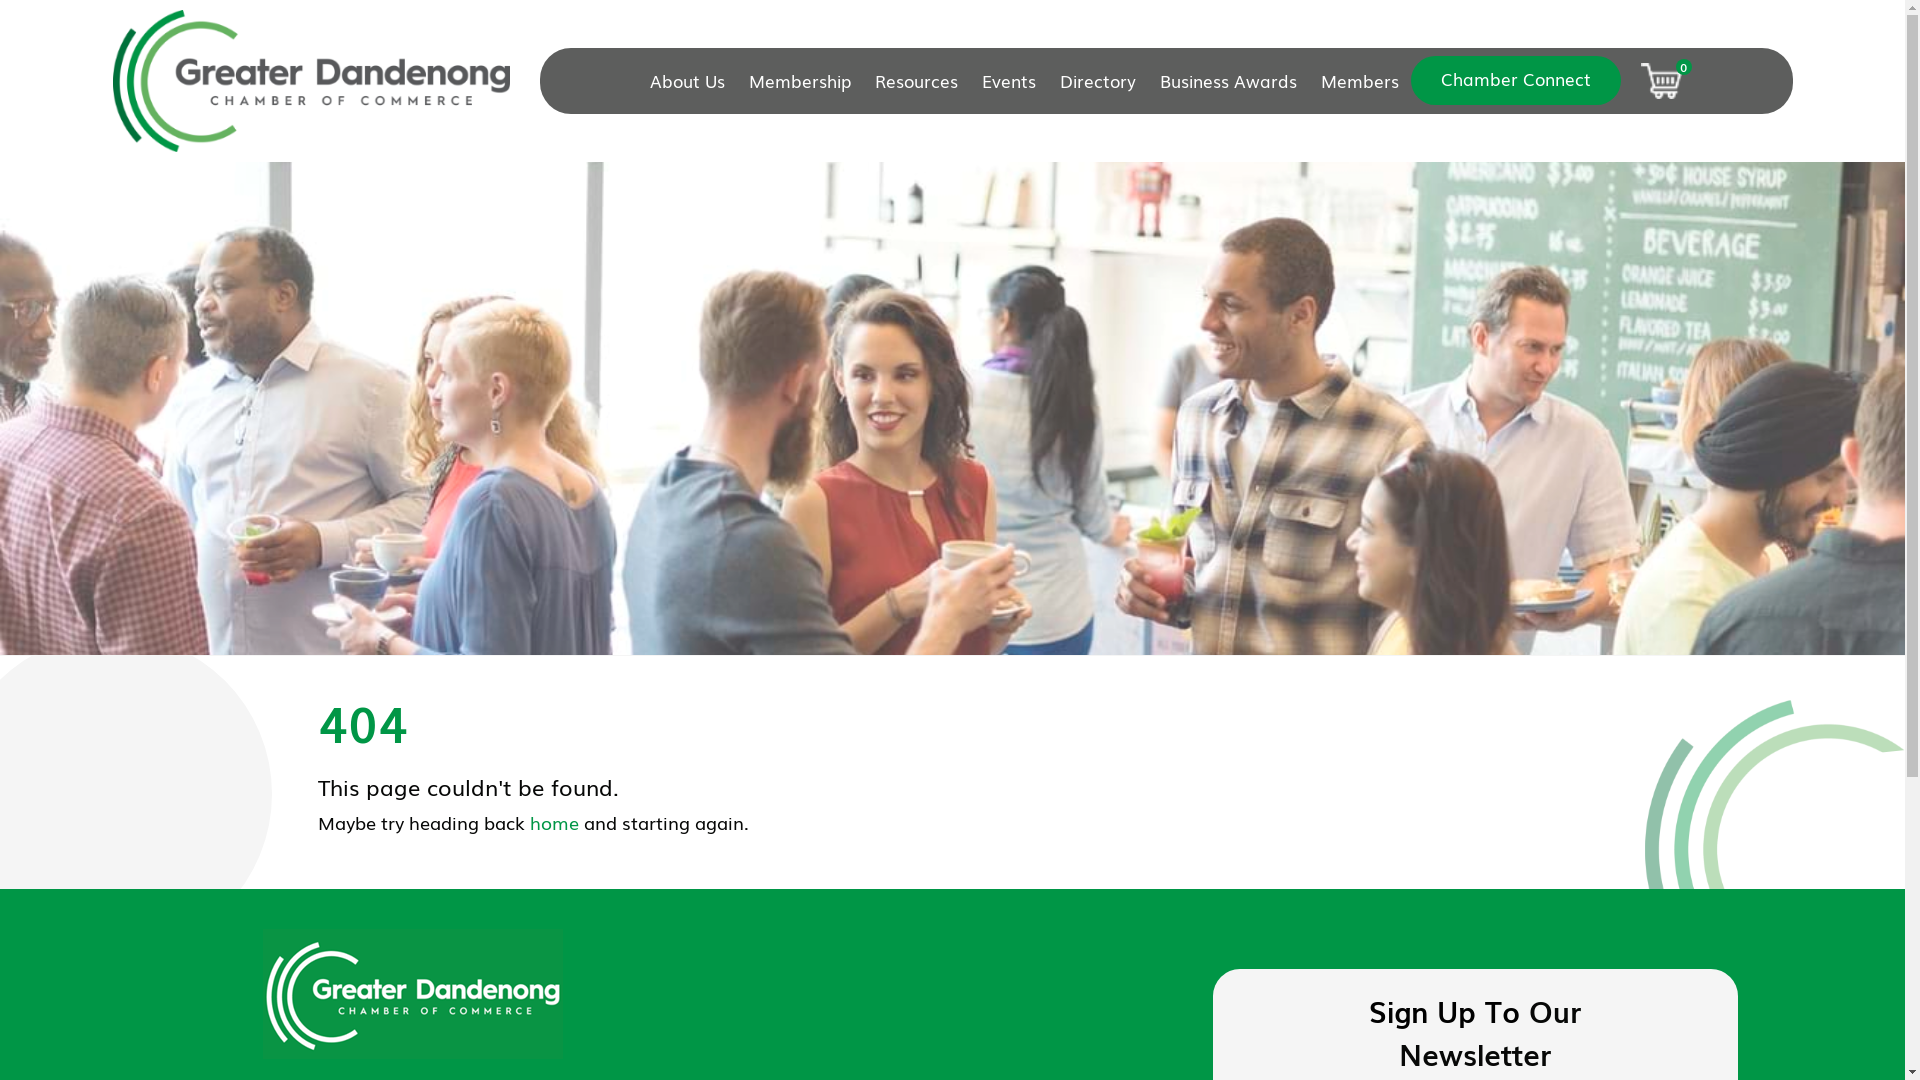 The image size is (1920, 1080). I want to click on 'Directory', so click(1046, 80).